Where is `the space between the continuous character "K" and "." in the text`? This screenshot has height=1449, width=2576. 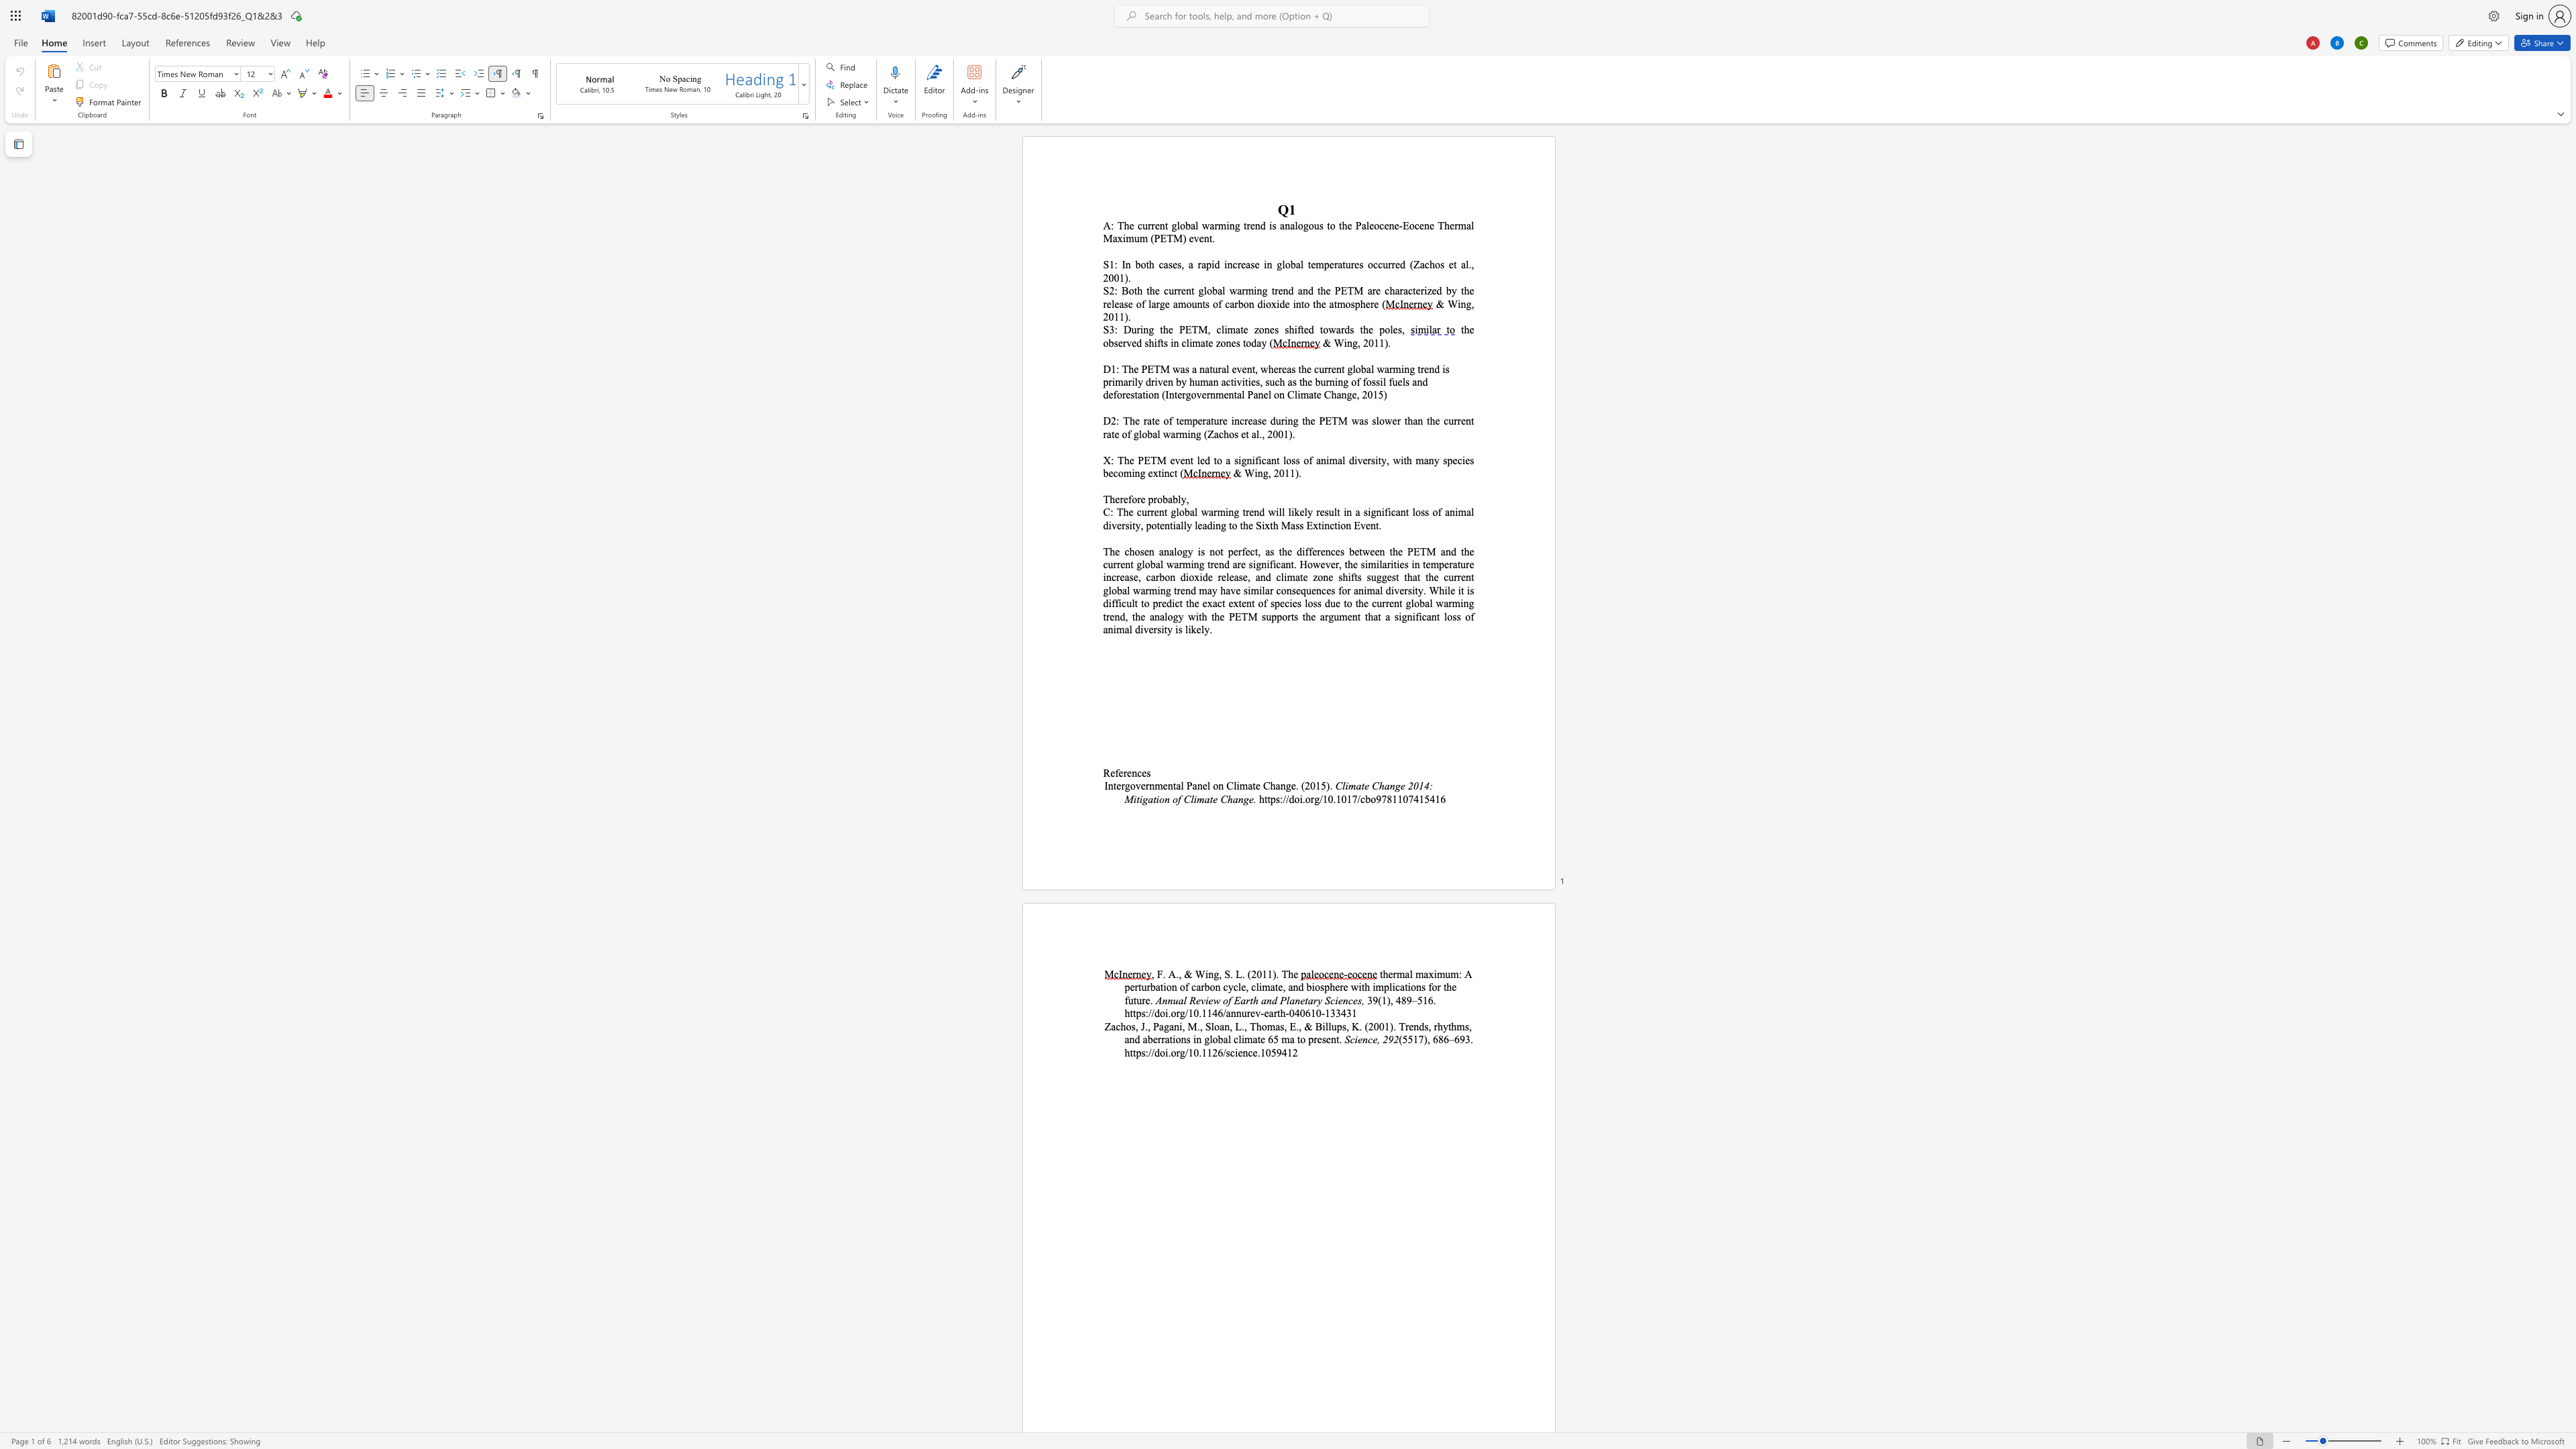
the space between the continuous character "K" and "." in the text is located at coordinates (1357, 1026).